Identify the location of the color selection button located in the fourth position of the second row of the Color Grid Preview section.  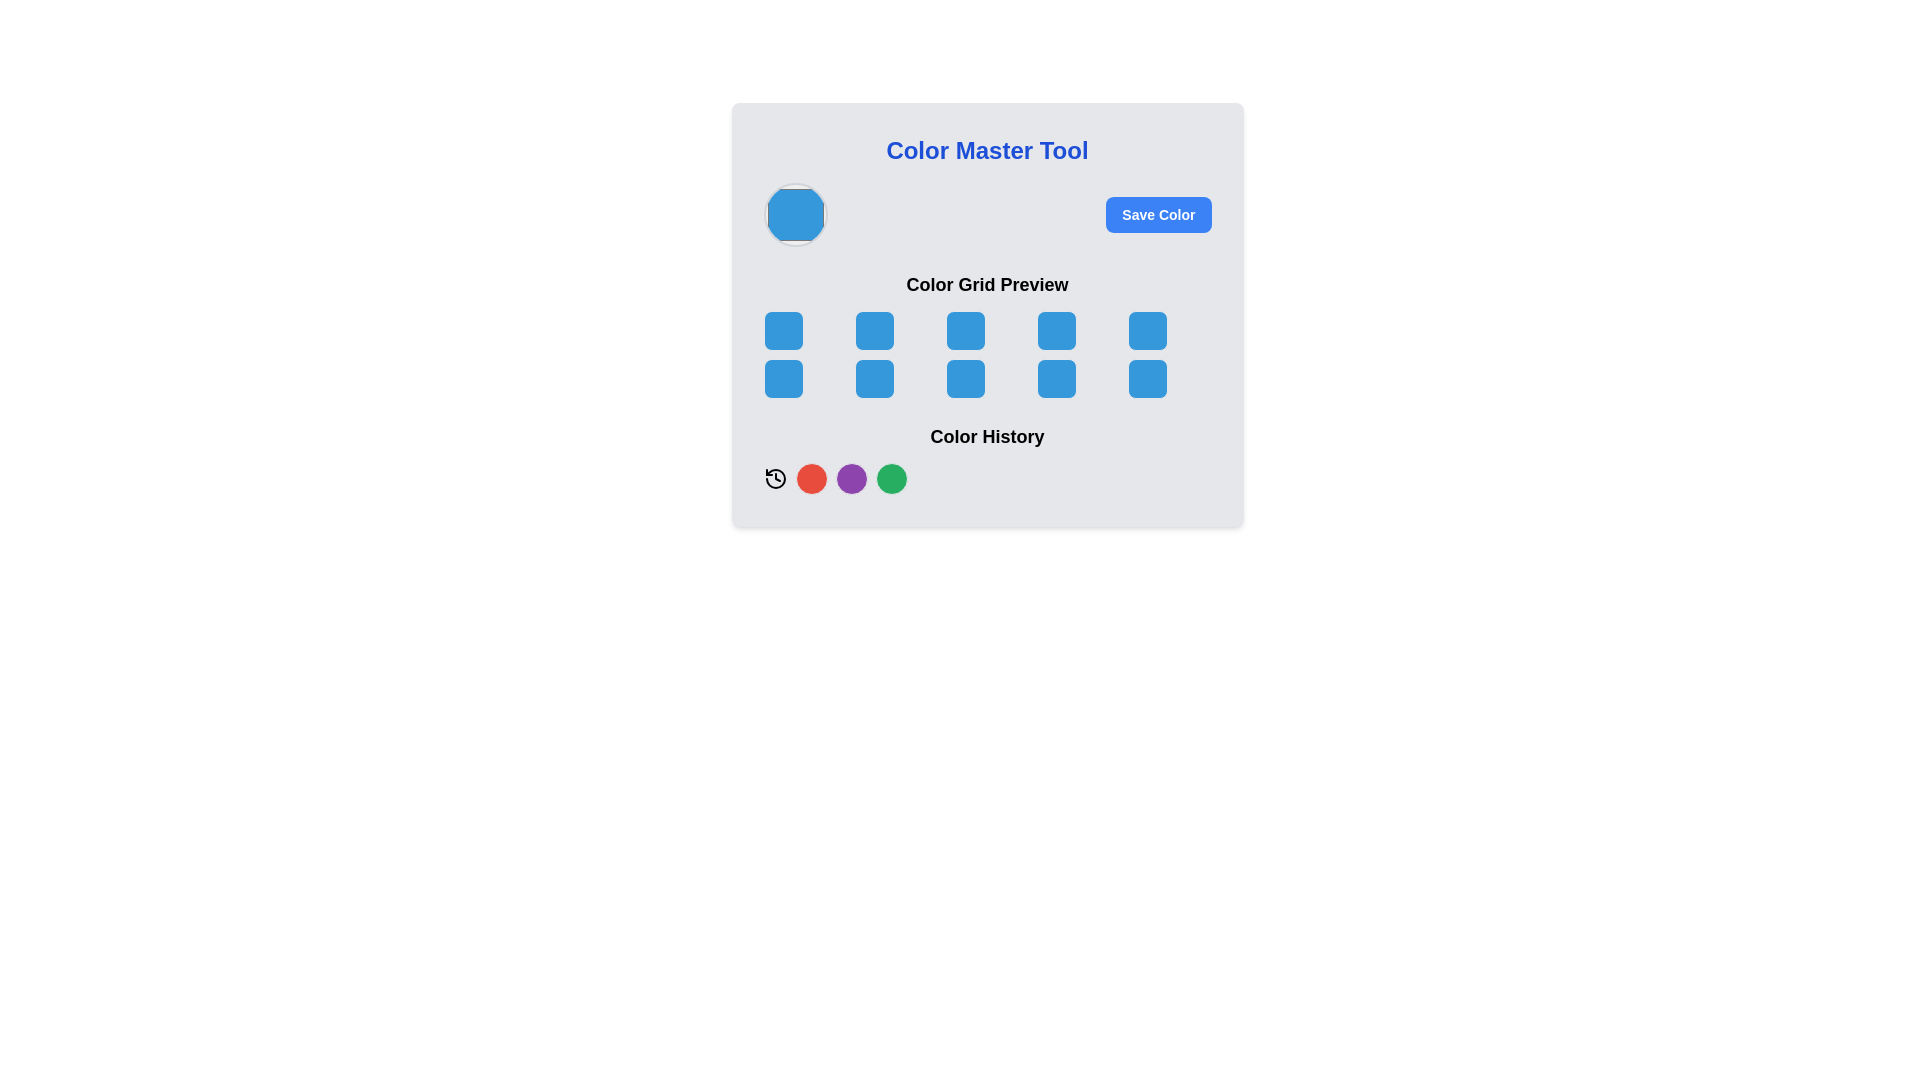
(1056, 378).